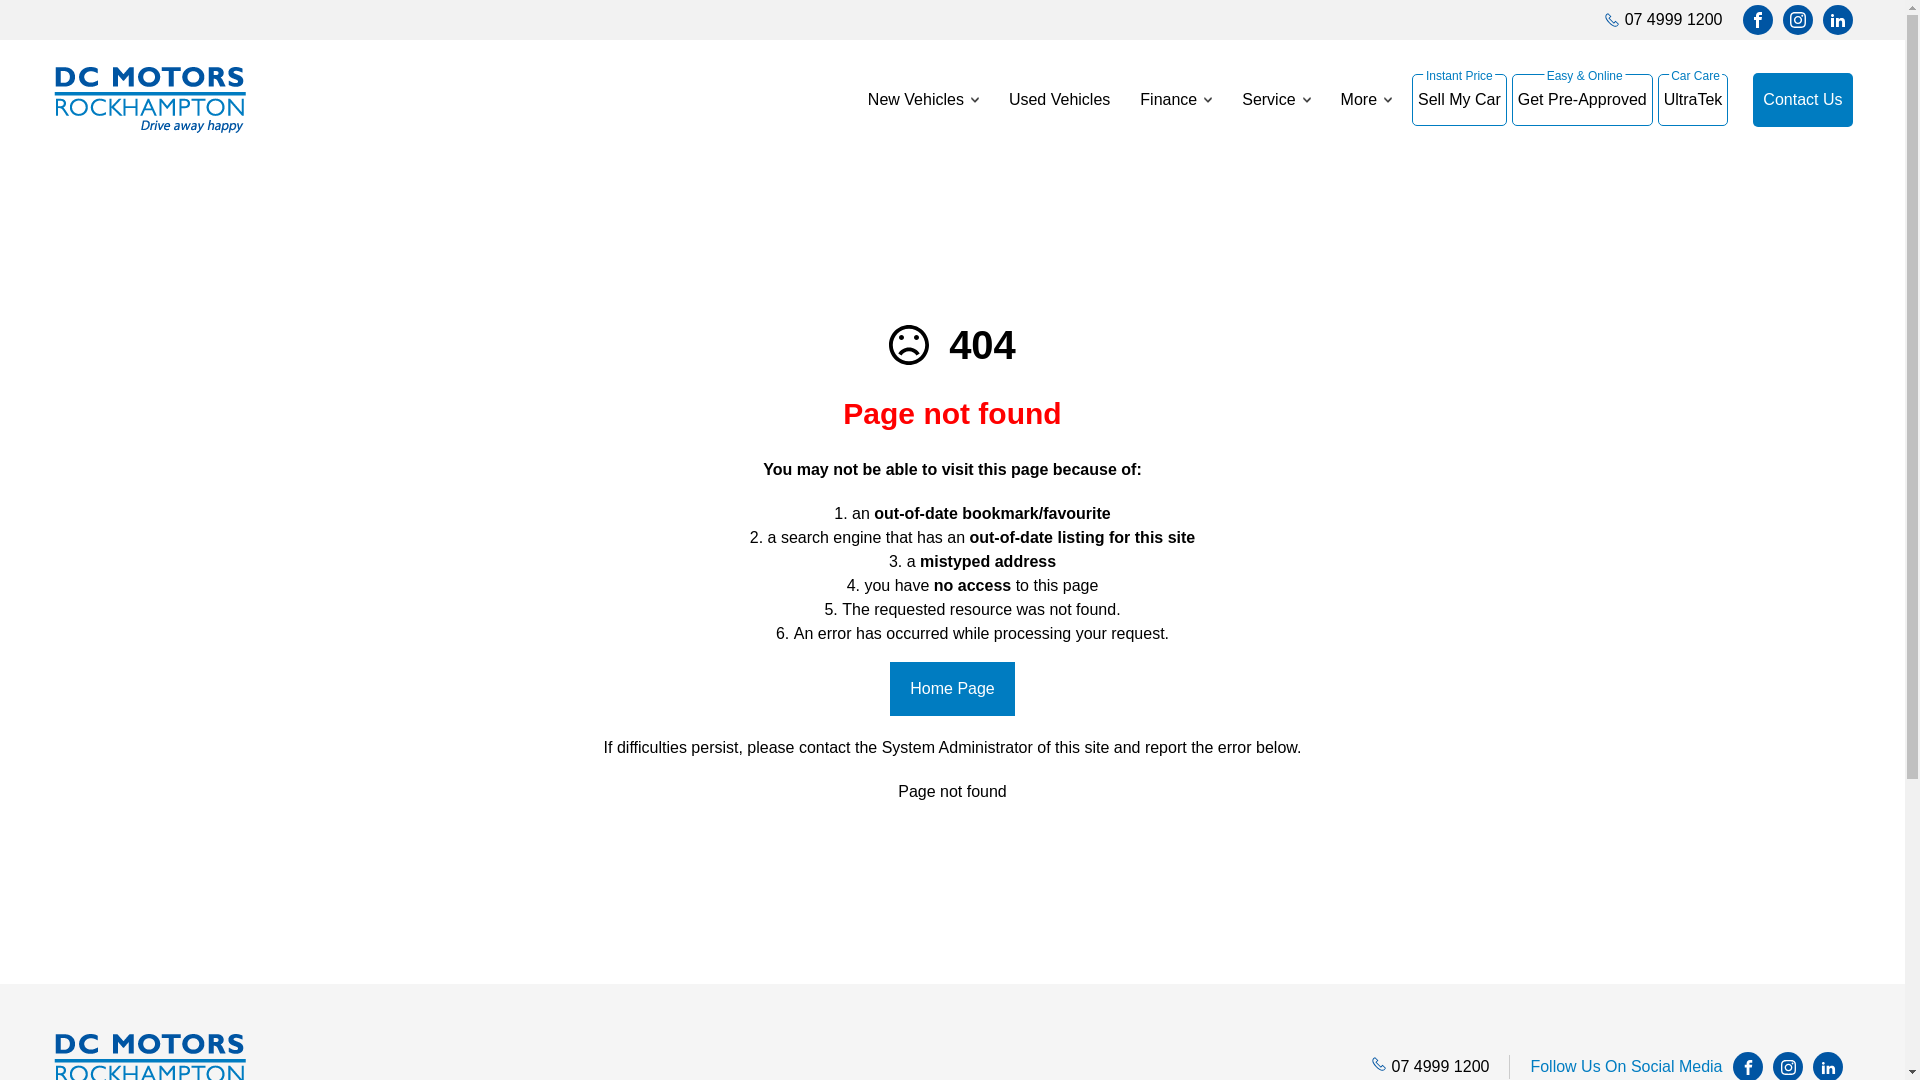  I want to click on 'More', so click(1365, 100).